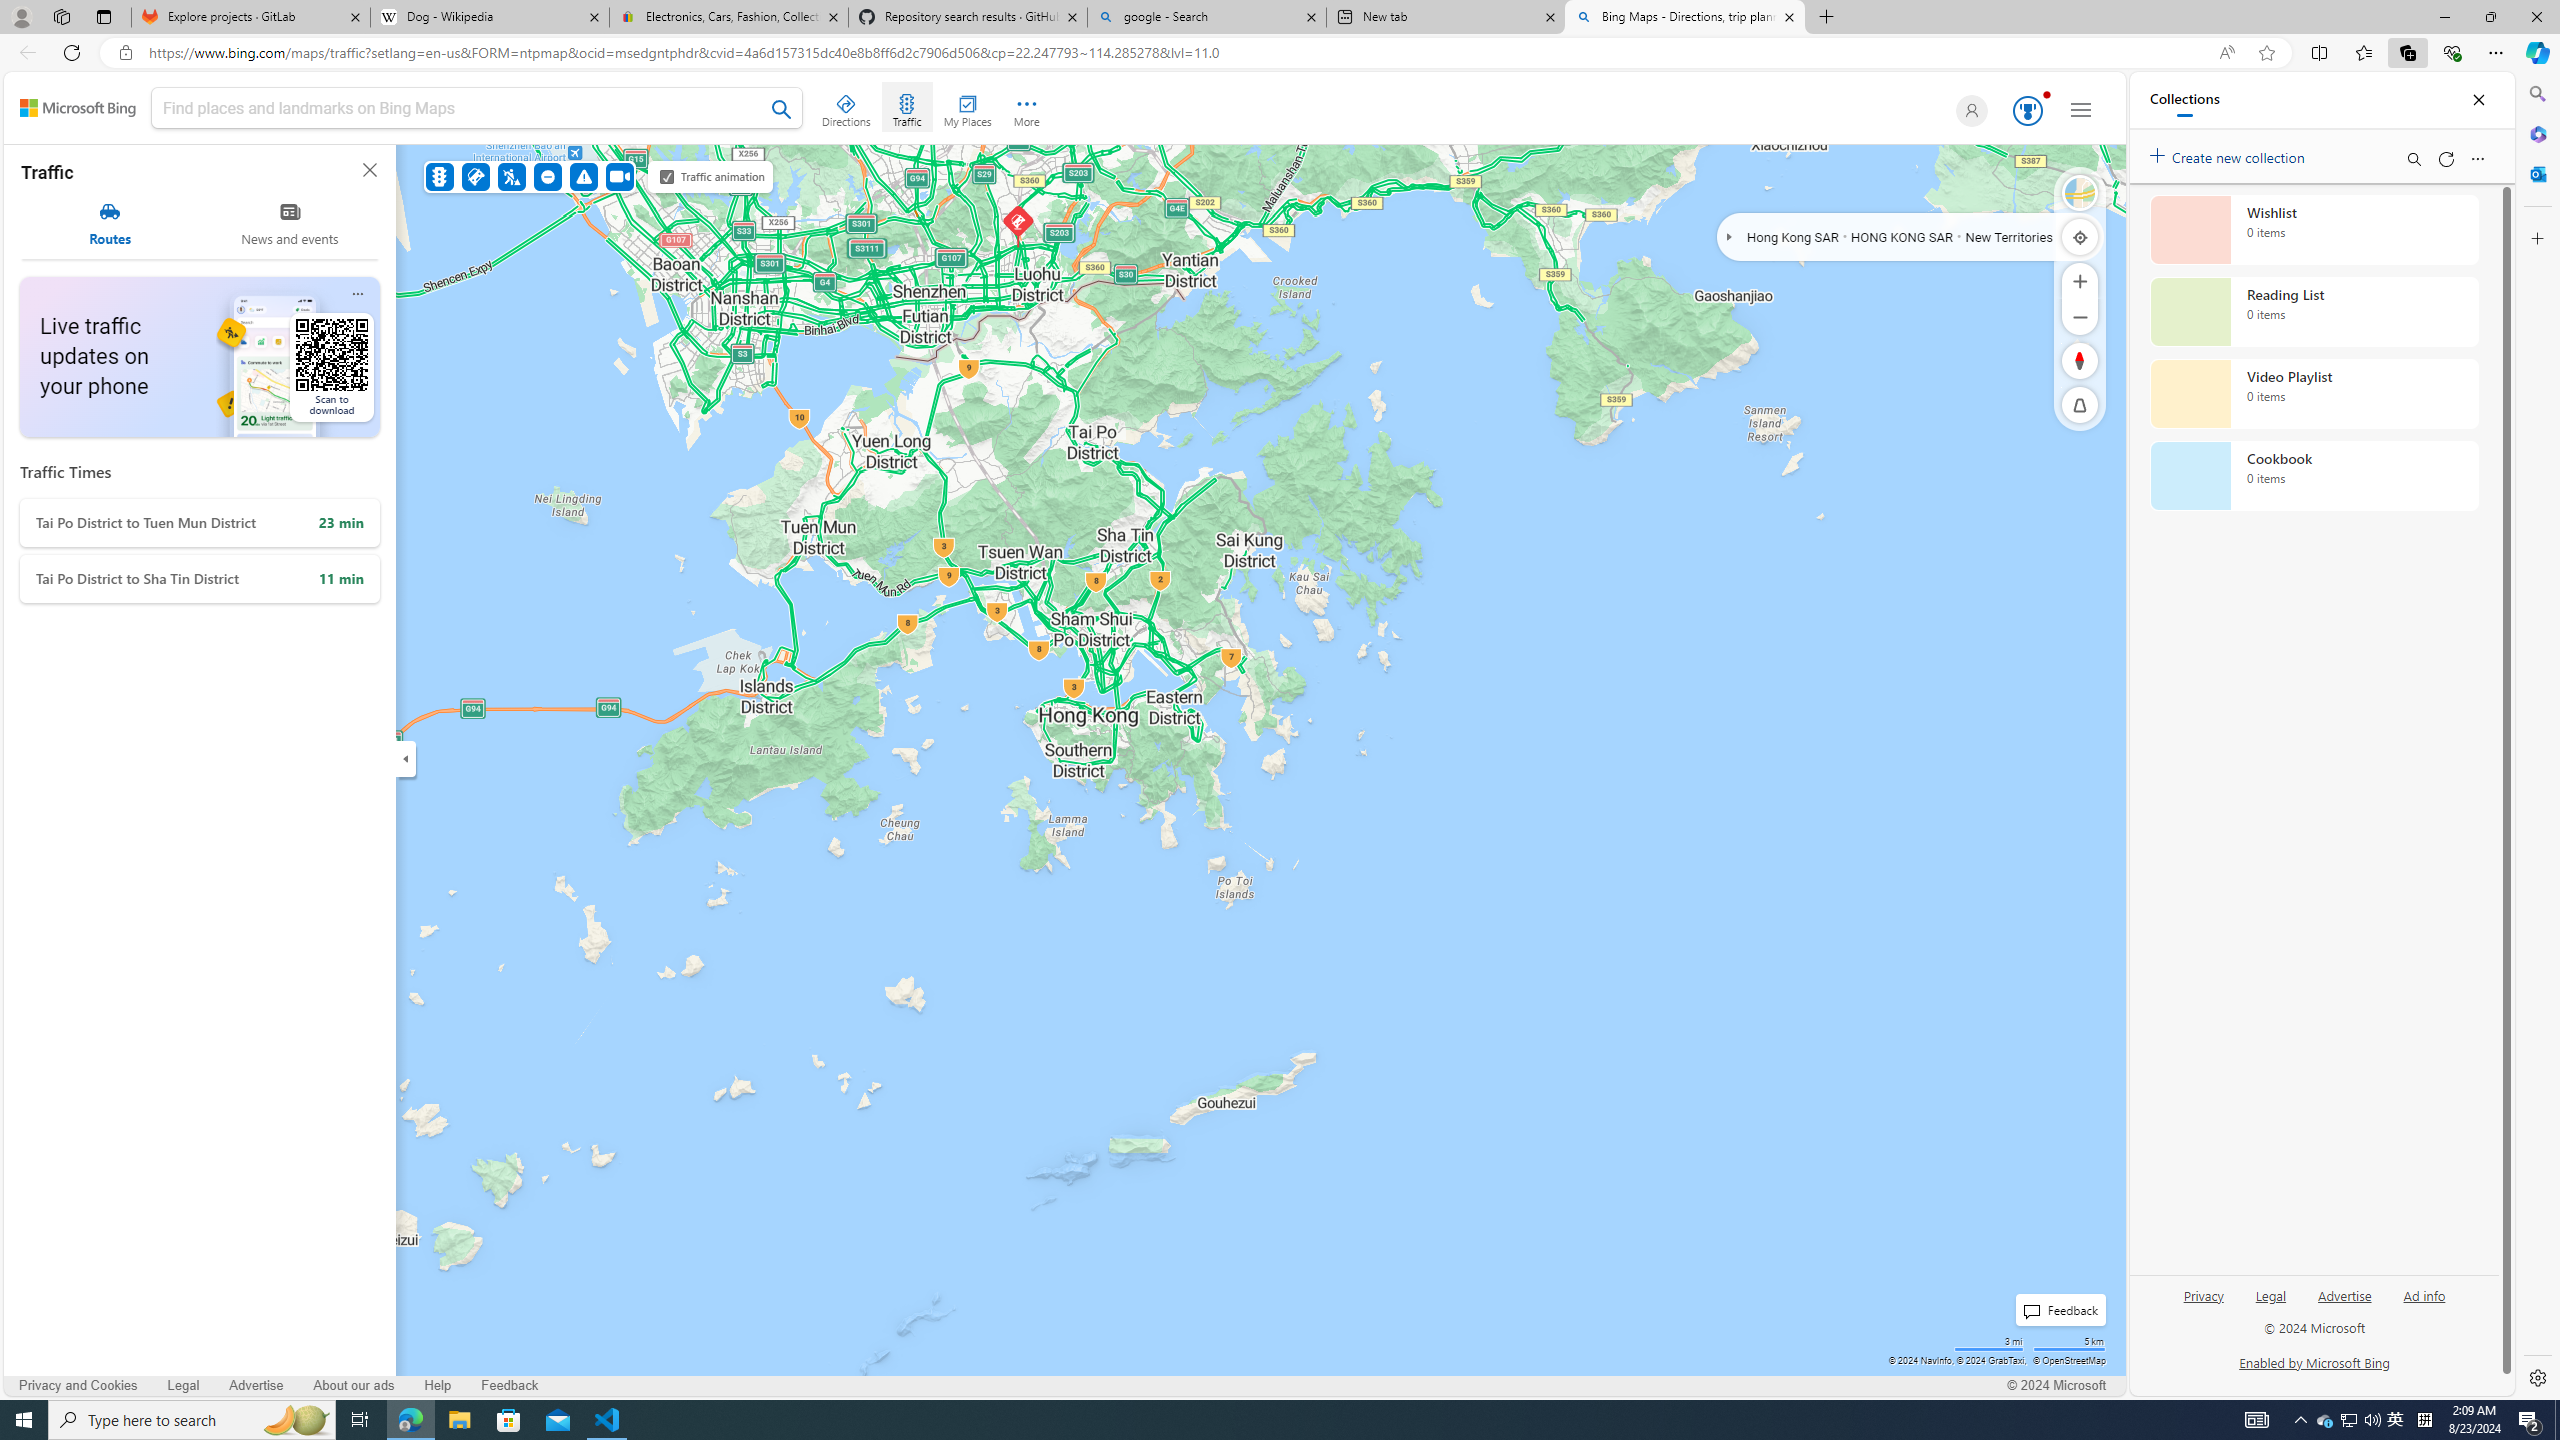  What do you see at coordinates (476, 111) in the screenshot?
I see `'Class: inputbox'` at bounding box center [476, 111].